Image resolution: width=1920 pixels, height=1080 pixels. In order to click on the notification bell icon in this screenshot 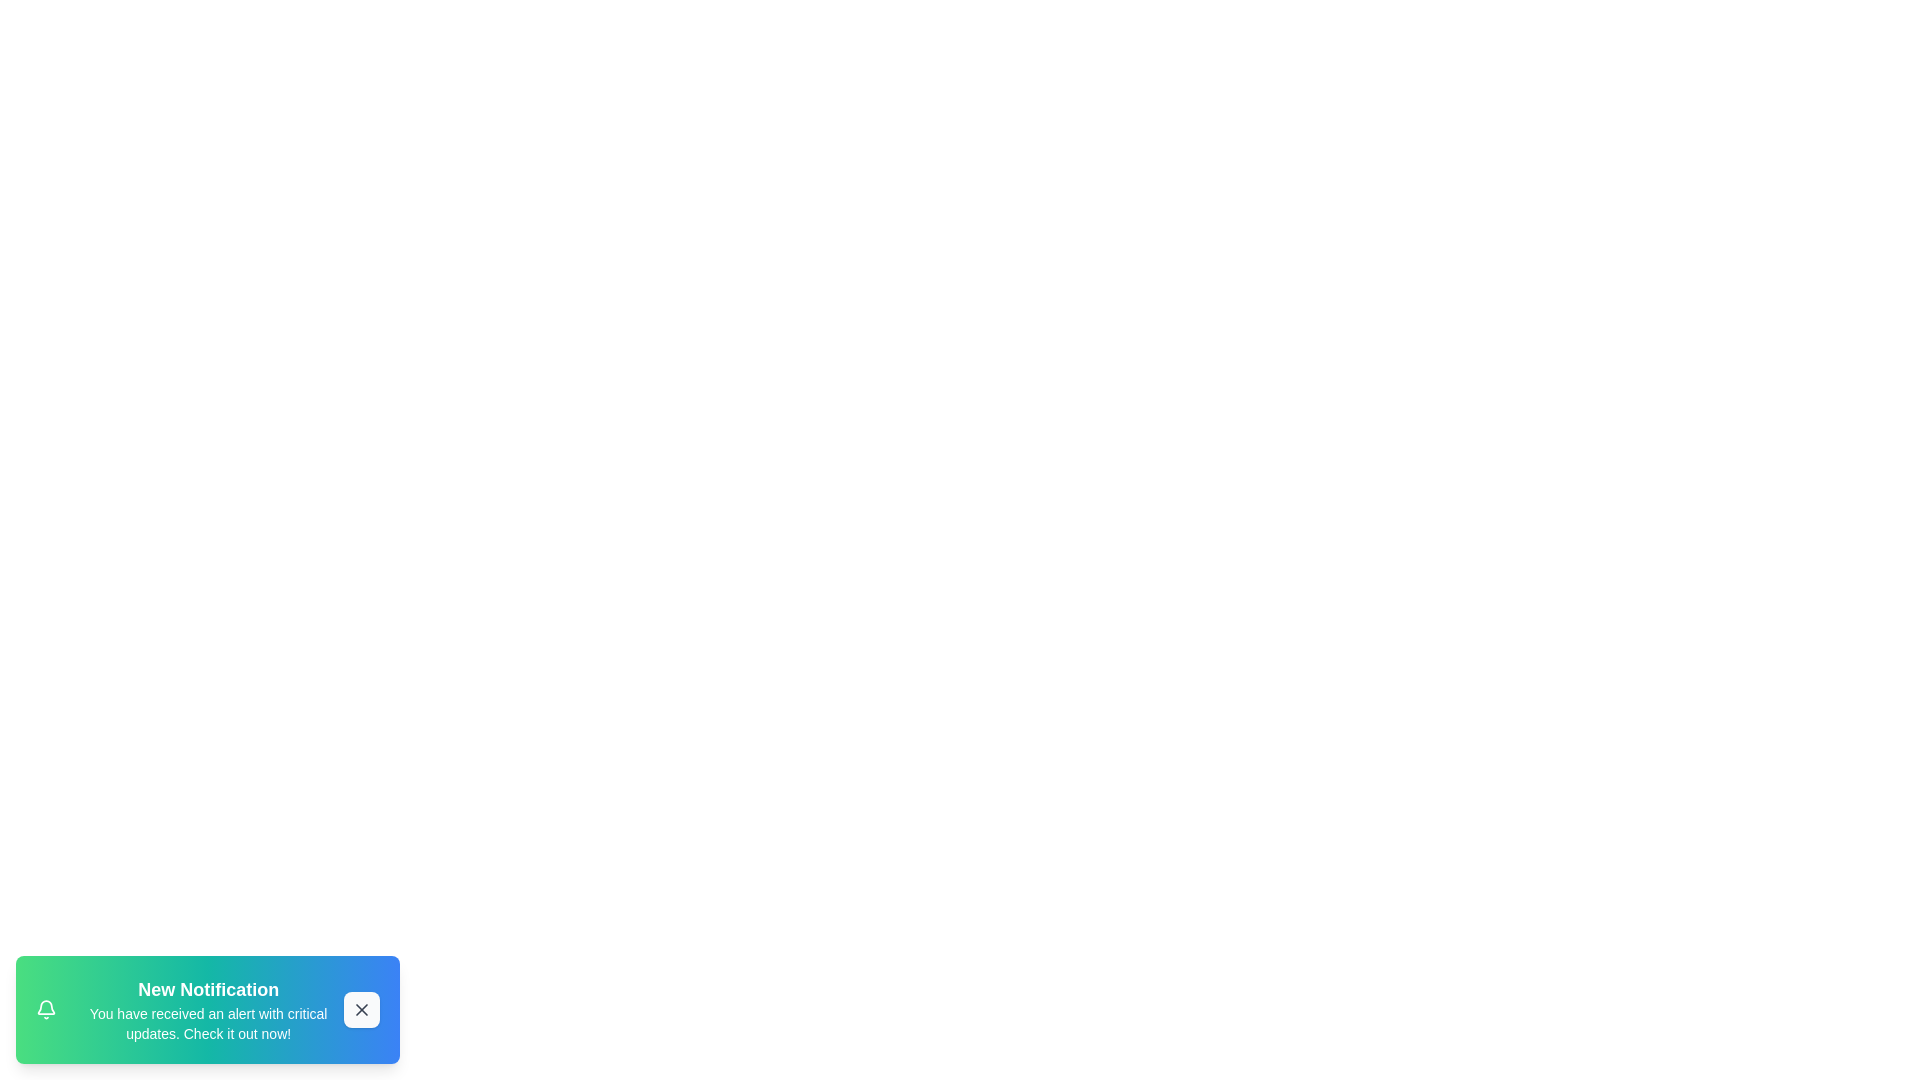, I will do `click(46, 1010)`.